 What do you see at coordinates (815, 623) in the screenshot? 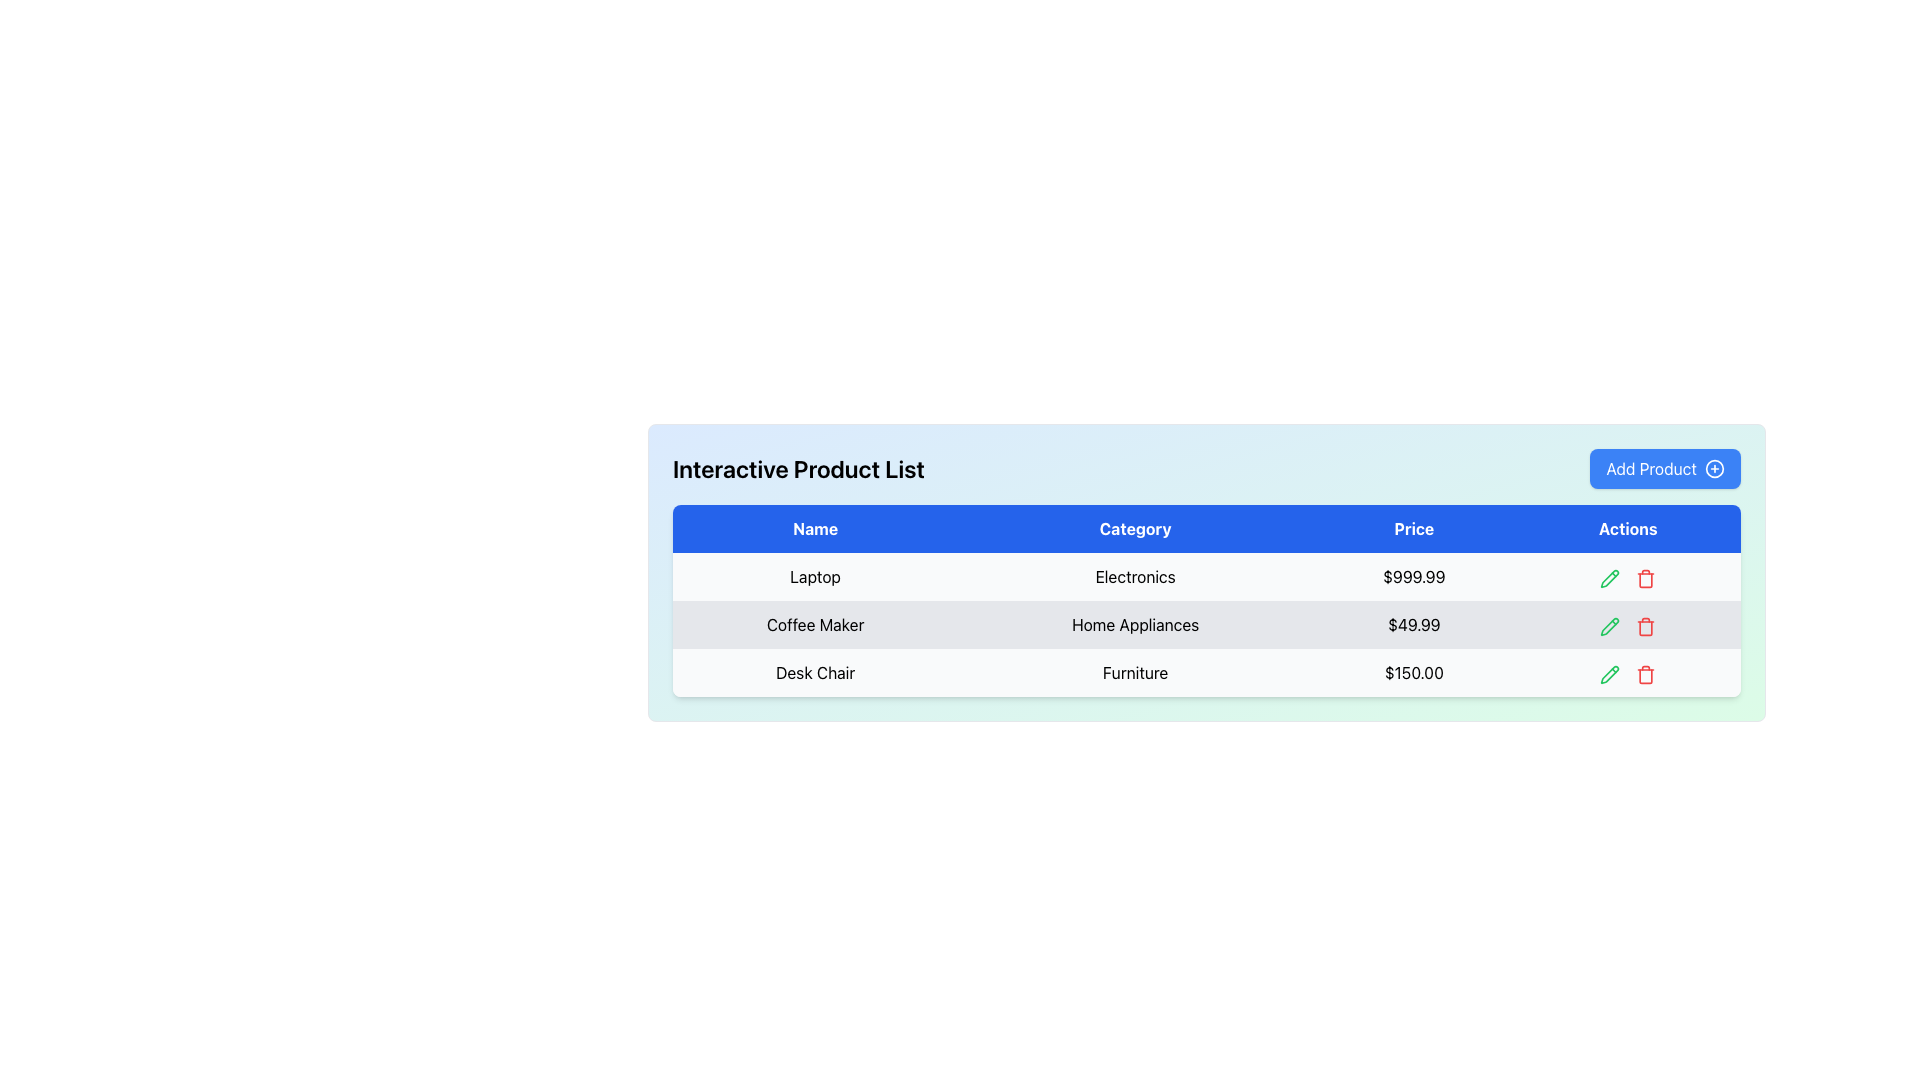
I see `the static text label in the second row of the table under the 'Name' column, which identifies the product before the 'Home Appliances' and '$49.99' cells` at bounding box center [815, 623].